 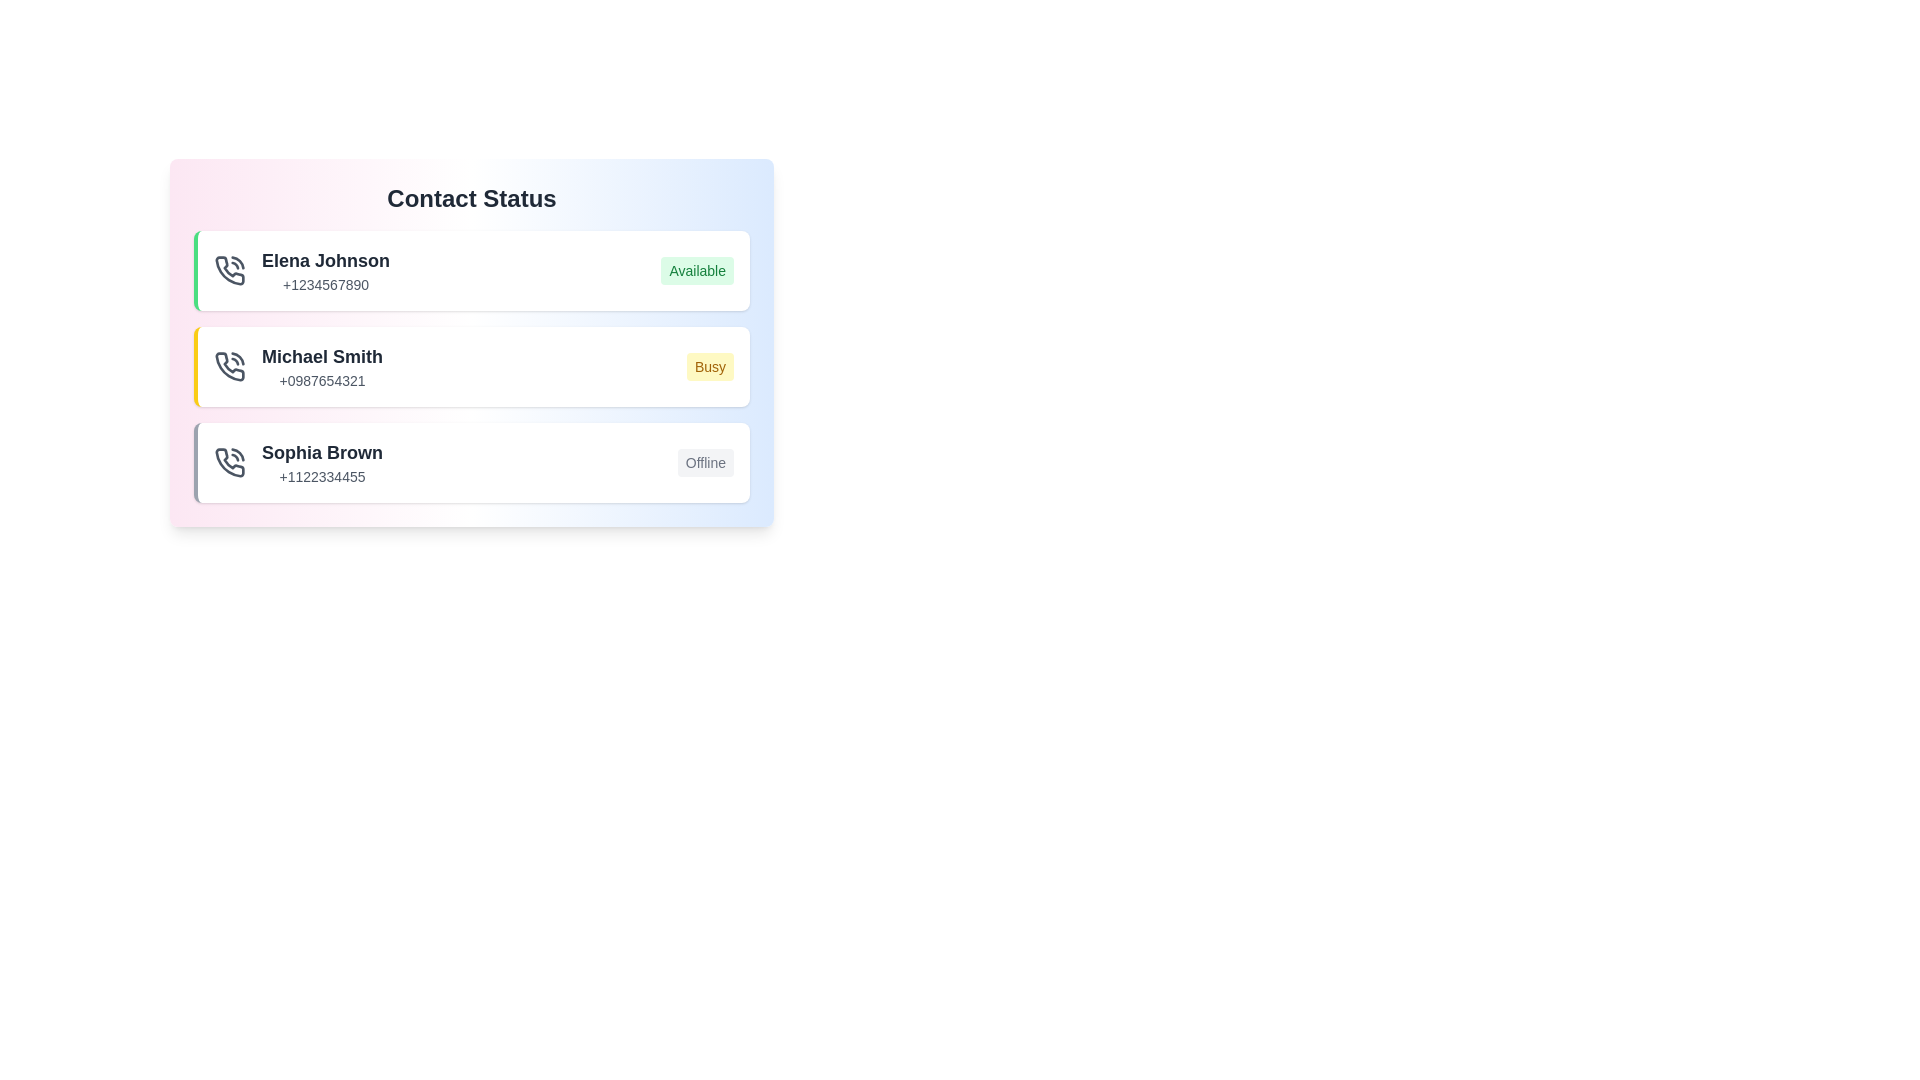 What do you see at coordinates (230, 270) in the screenshot?
I see `the phone icon of the contact Elena Johnson to initiate a call` at bounding box center [230, 270].